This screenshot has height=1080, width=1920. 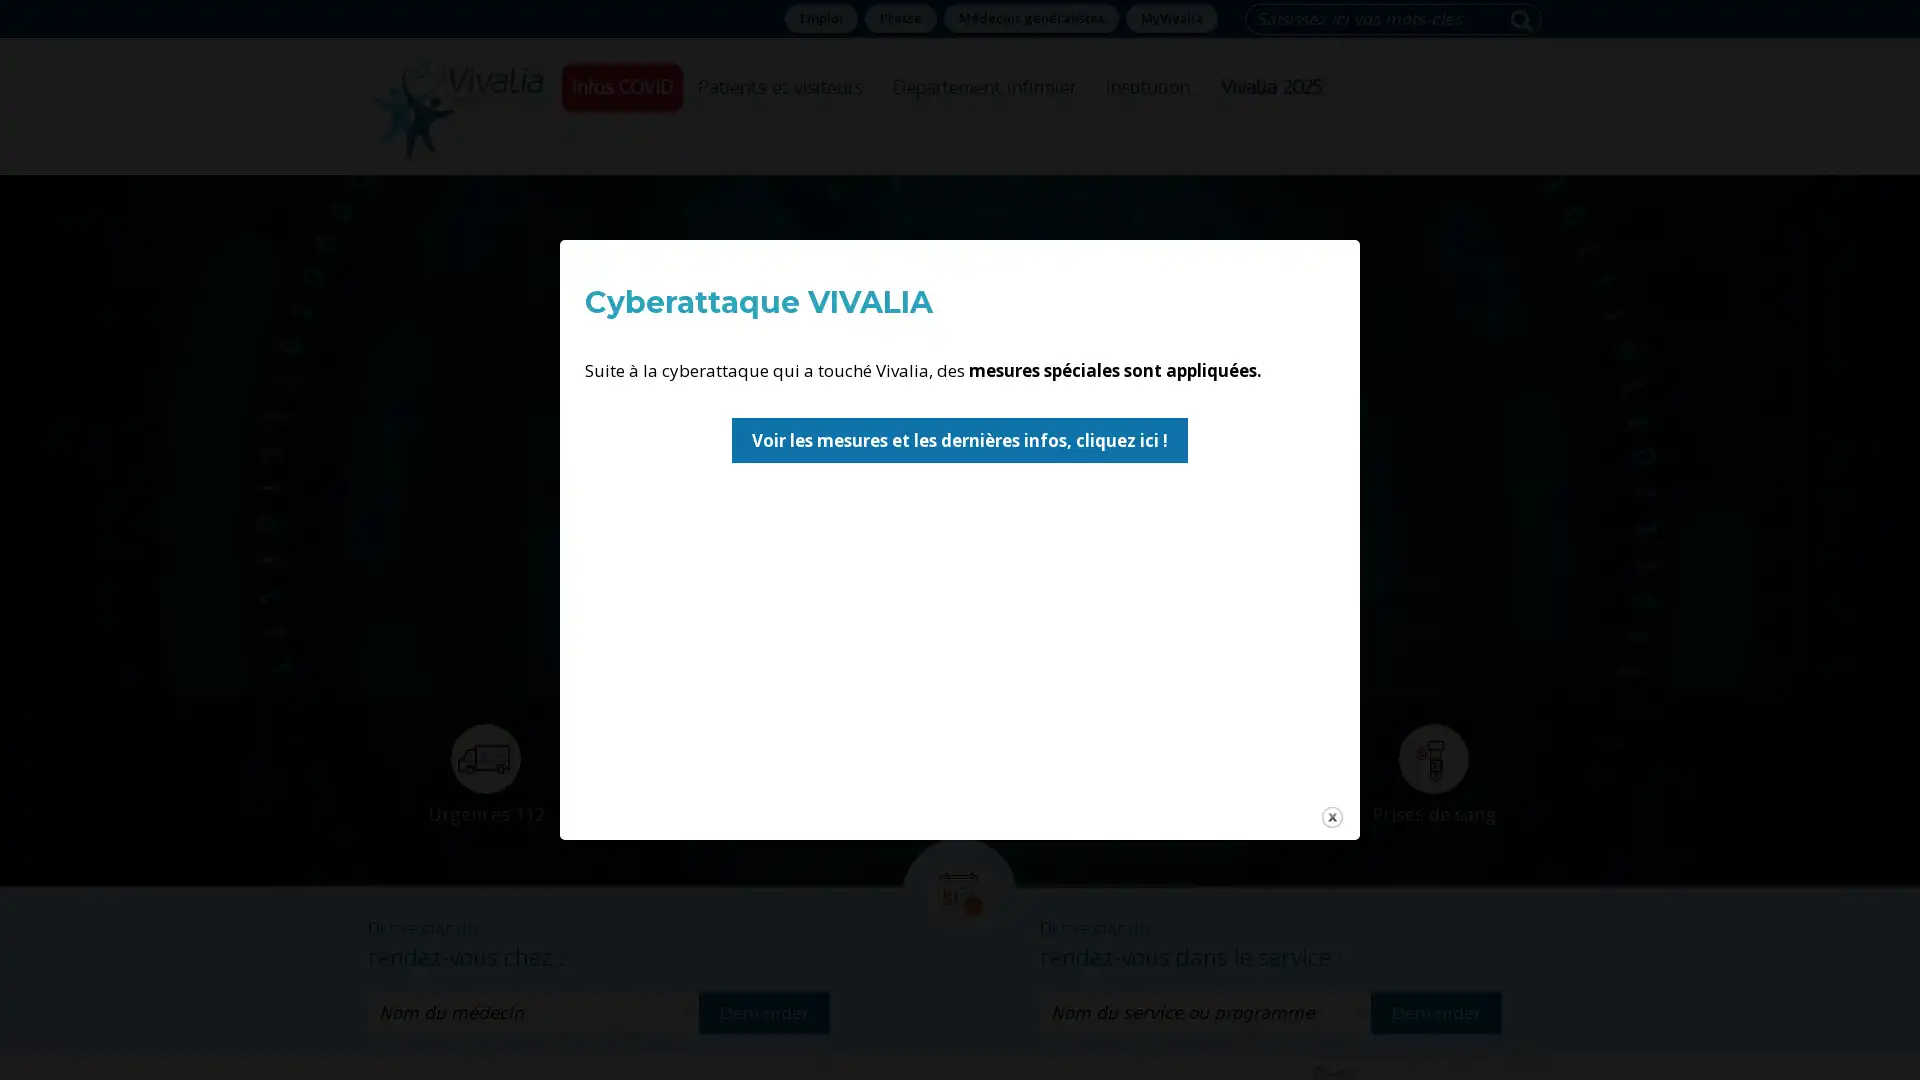 What do you see at coordinates (1435, 1011) in the screenshot?
I see `Demander` at bounding box center [1435, 1011].